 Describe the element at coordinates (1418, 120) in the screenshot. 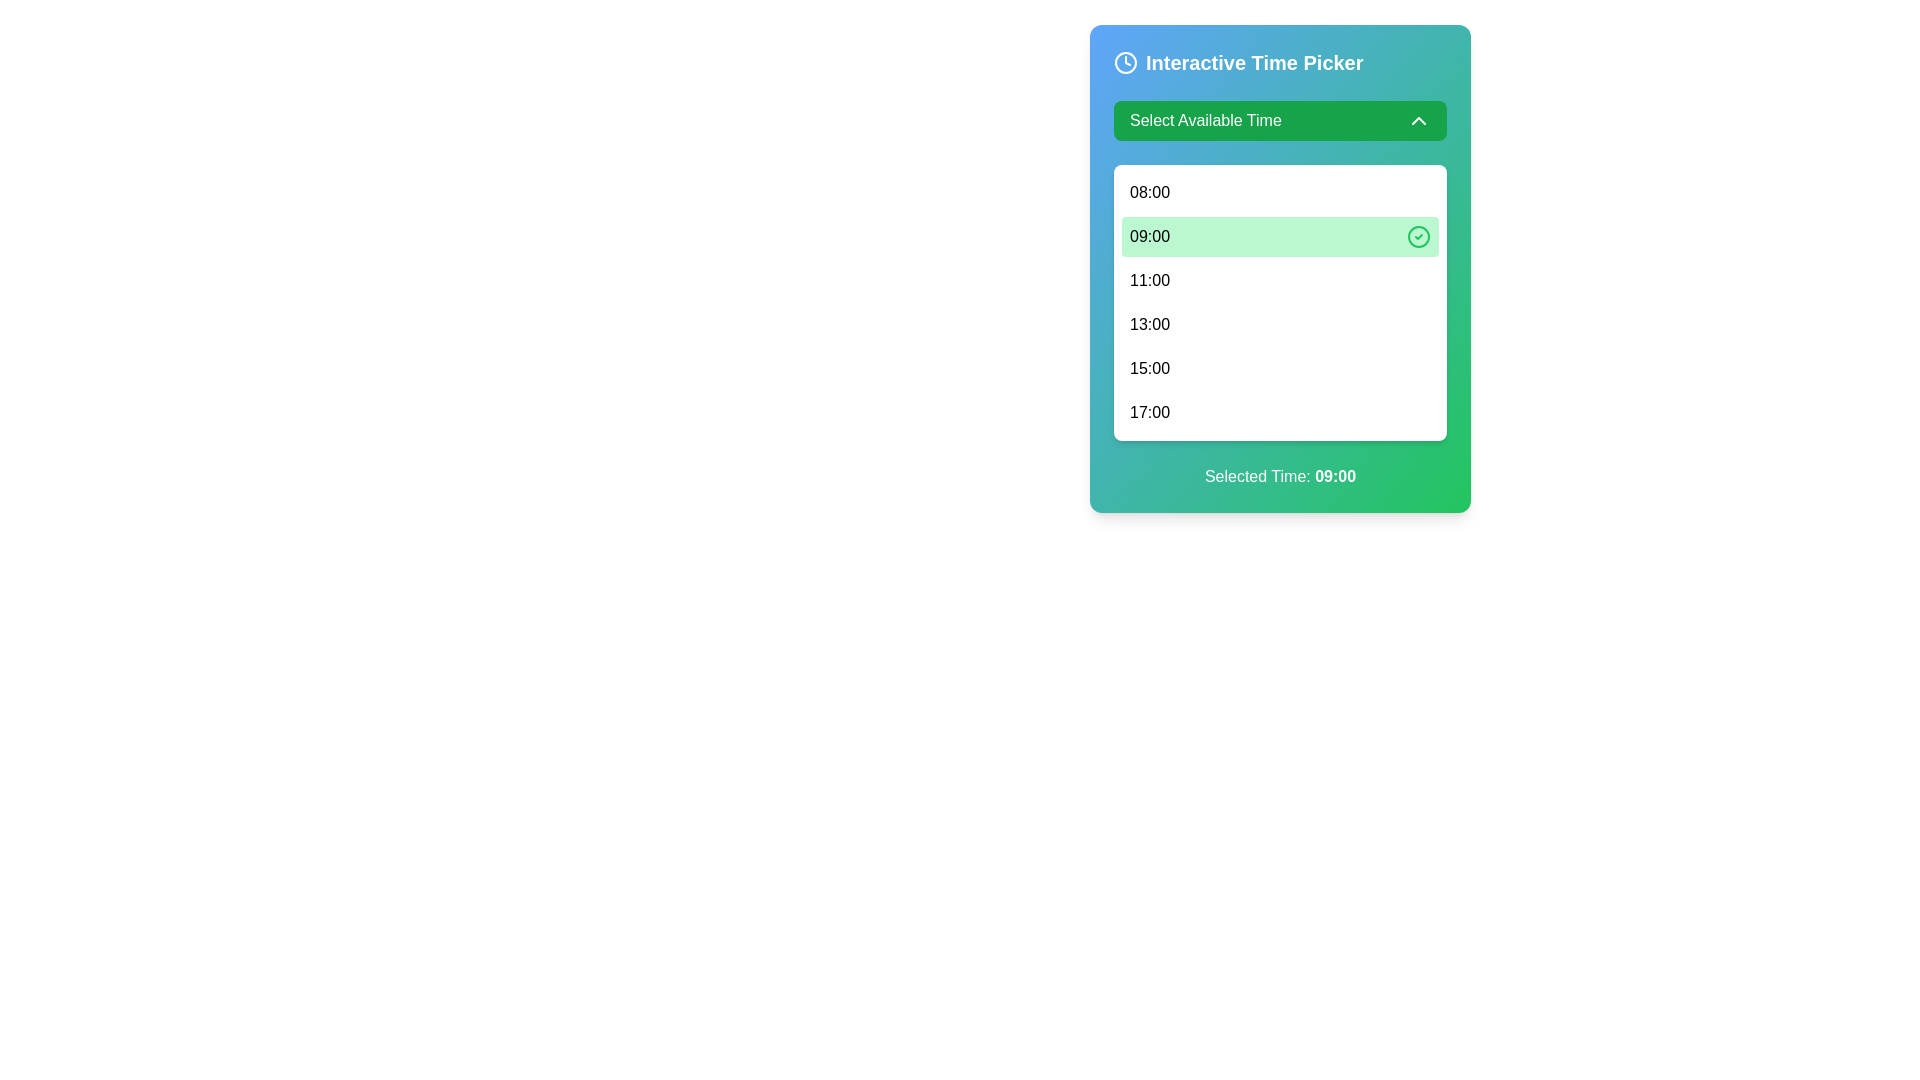

I see `the small up-pointing chevron icon located next to the text 'Select Available Time' within the green button area` at that location.